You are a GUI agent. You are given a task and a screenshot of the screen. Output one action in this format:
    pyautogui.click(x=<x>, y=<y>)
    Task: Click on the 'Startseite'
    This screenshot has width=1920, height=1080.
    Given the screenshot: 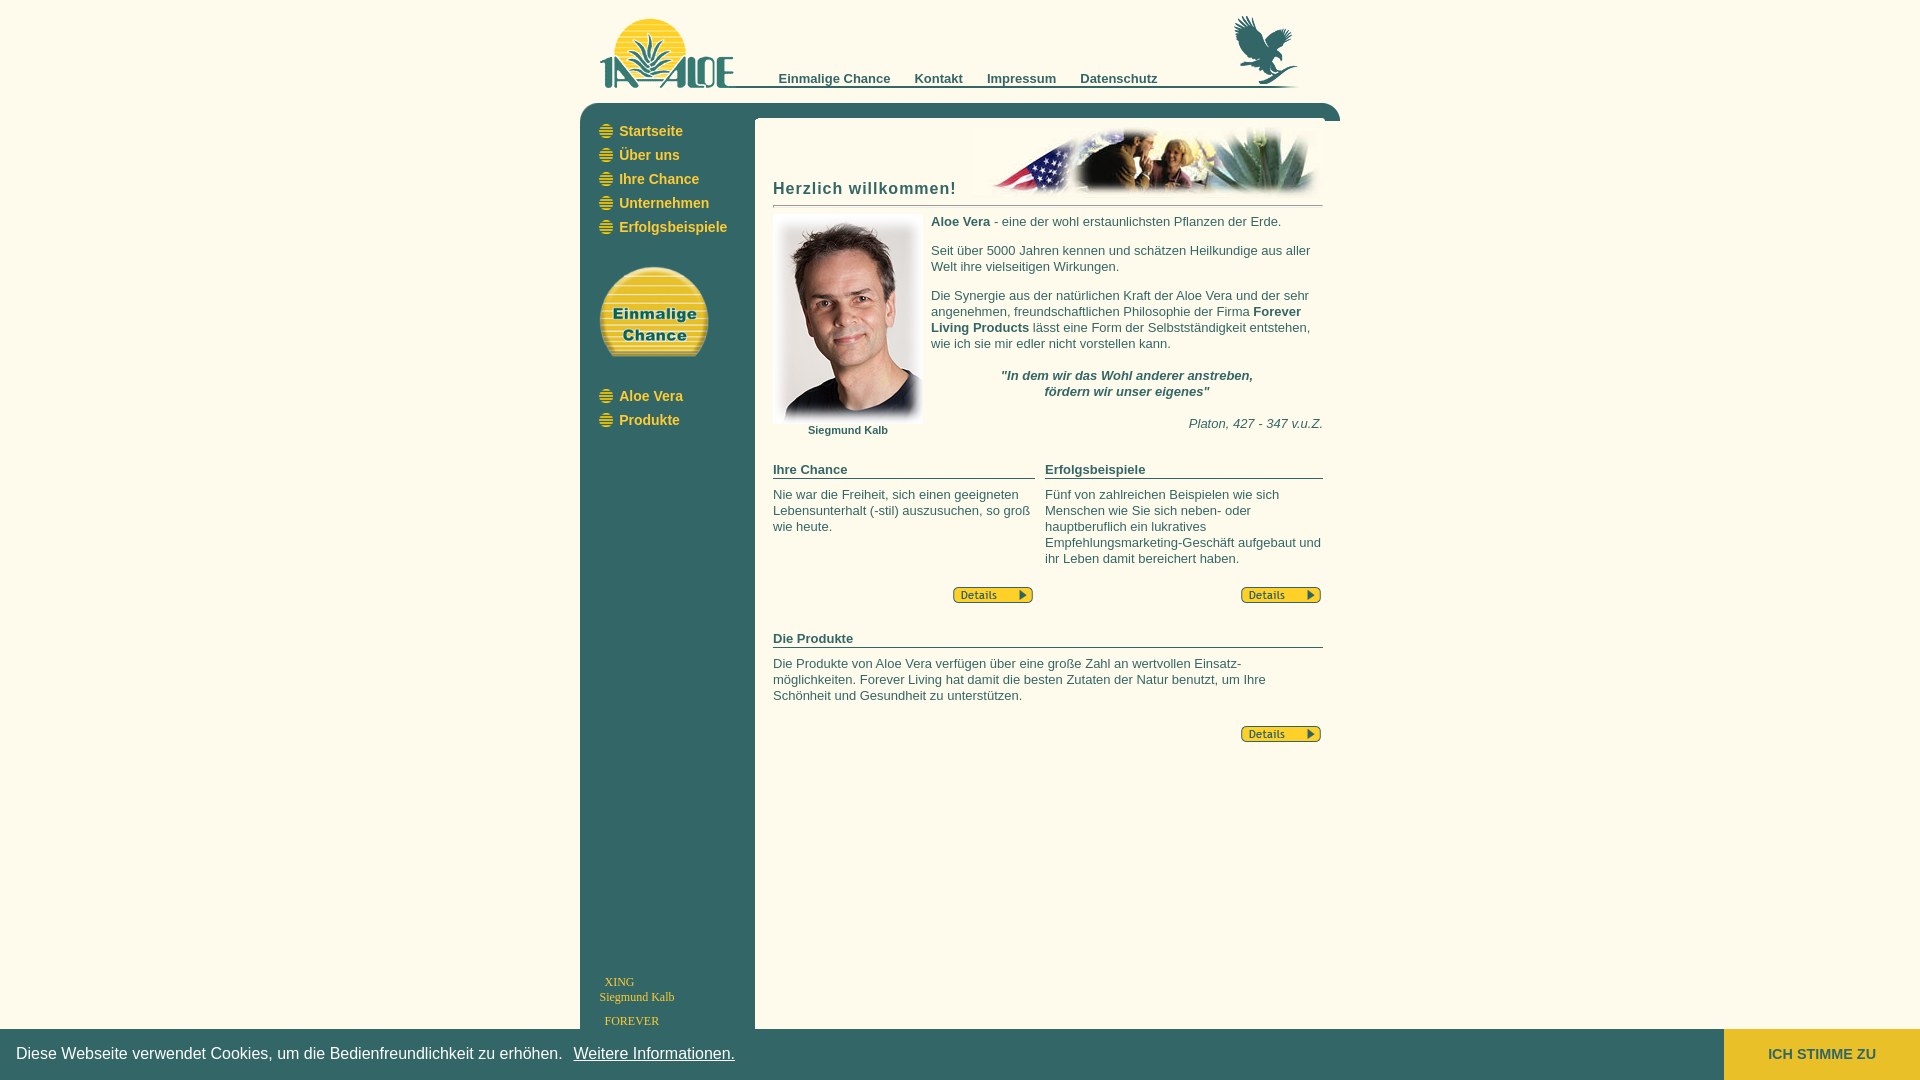 What is the action you would take?
    pyautogui.click(x=651, y=131)
    